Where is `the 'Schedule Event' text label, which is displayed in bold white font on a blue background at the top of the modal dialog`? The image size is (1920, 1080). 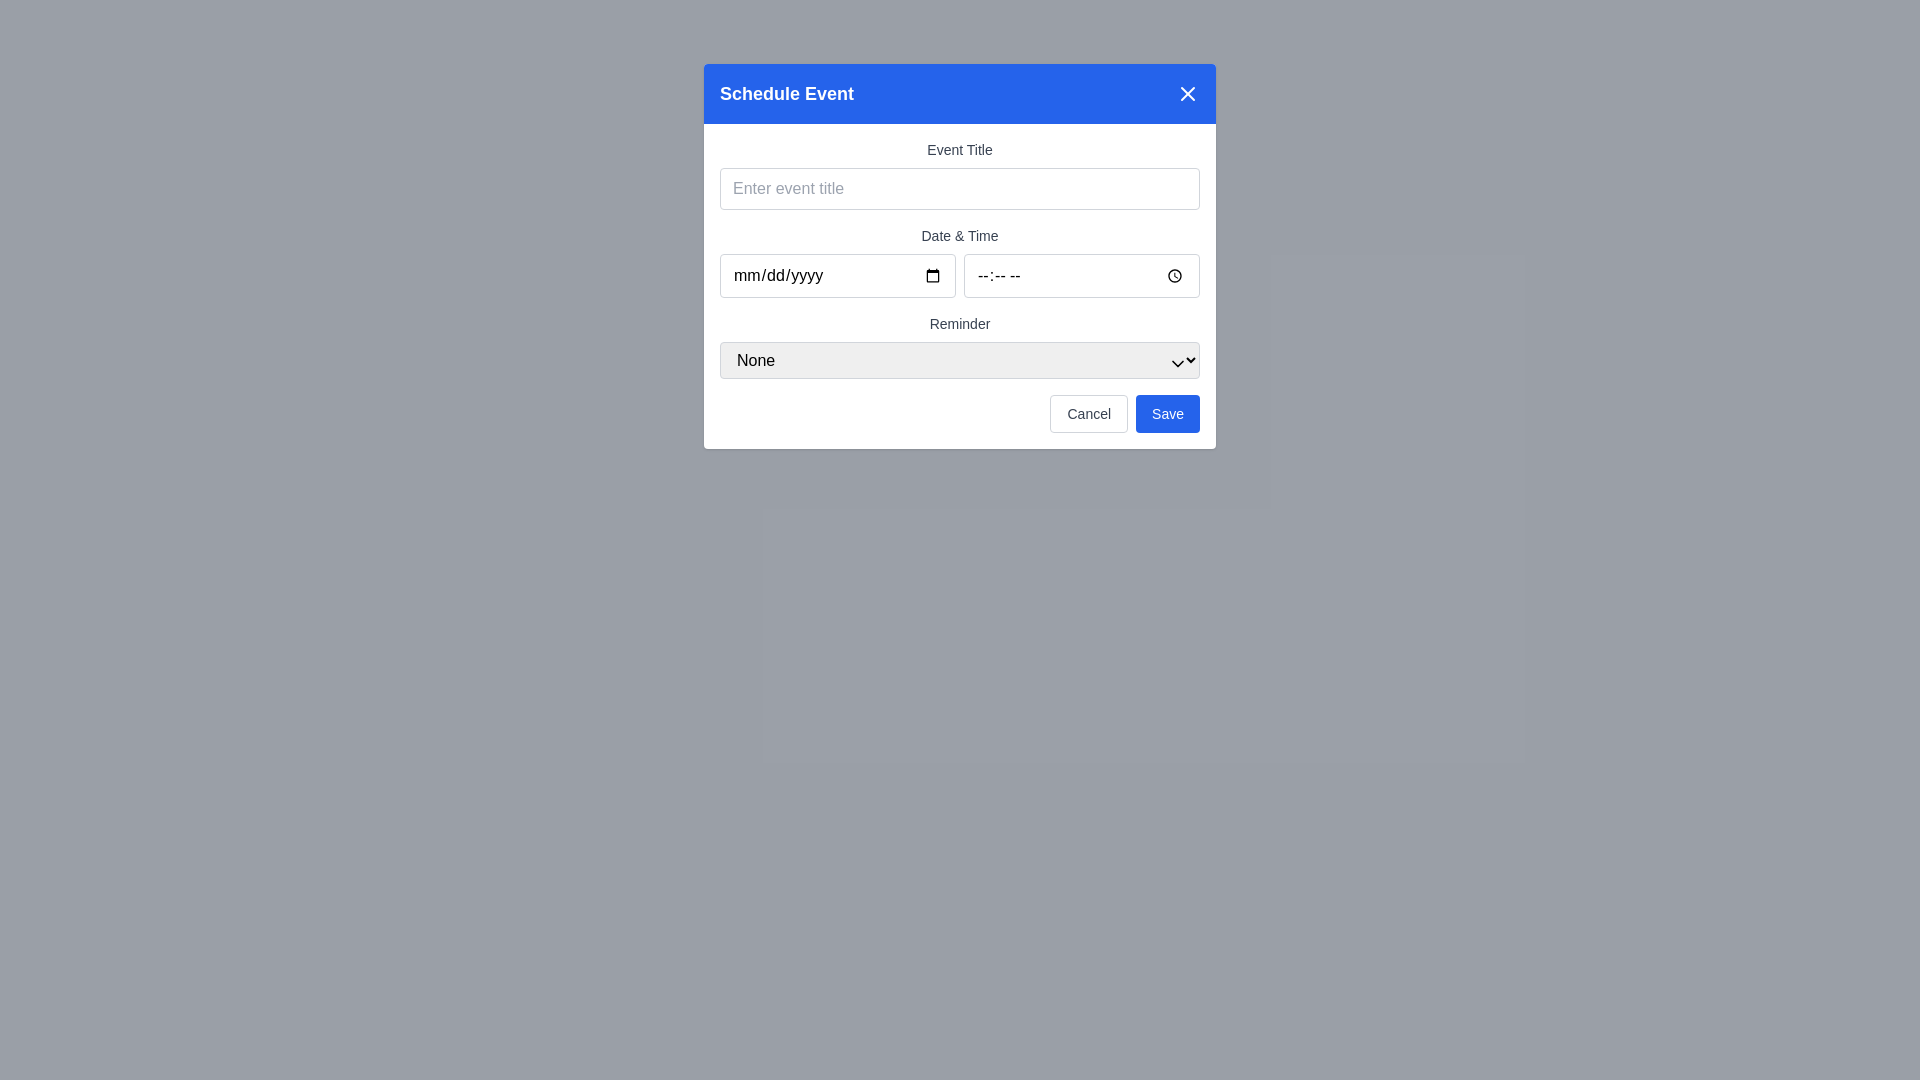 the 'Schedule Event' text label, which is displayed in bold white font on a blue background at the top of the modal dialog is located at coordinates (786, 93).